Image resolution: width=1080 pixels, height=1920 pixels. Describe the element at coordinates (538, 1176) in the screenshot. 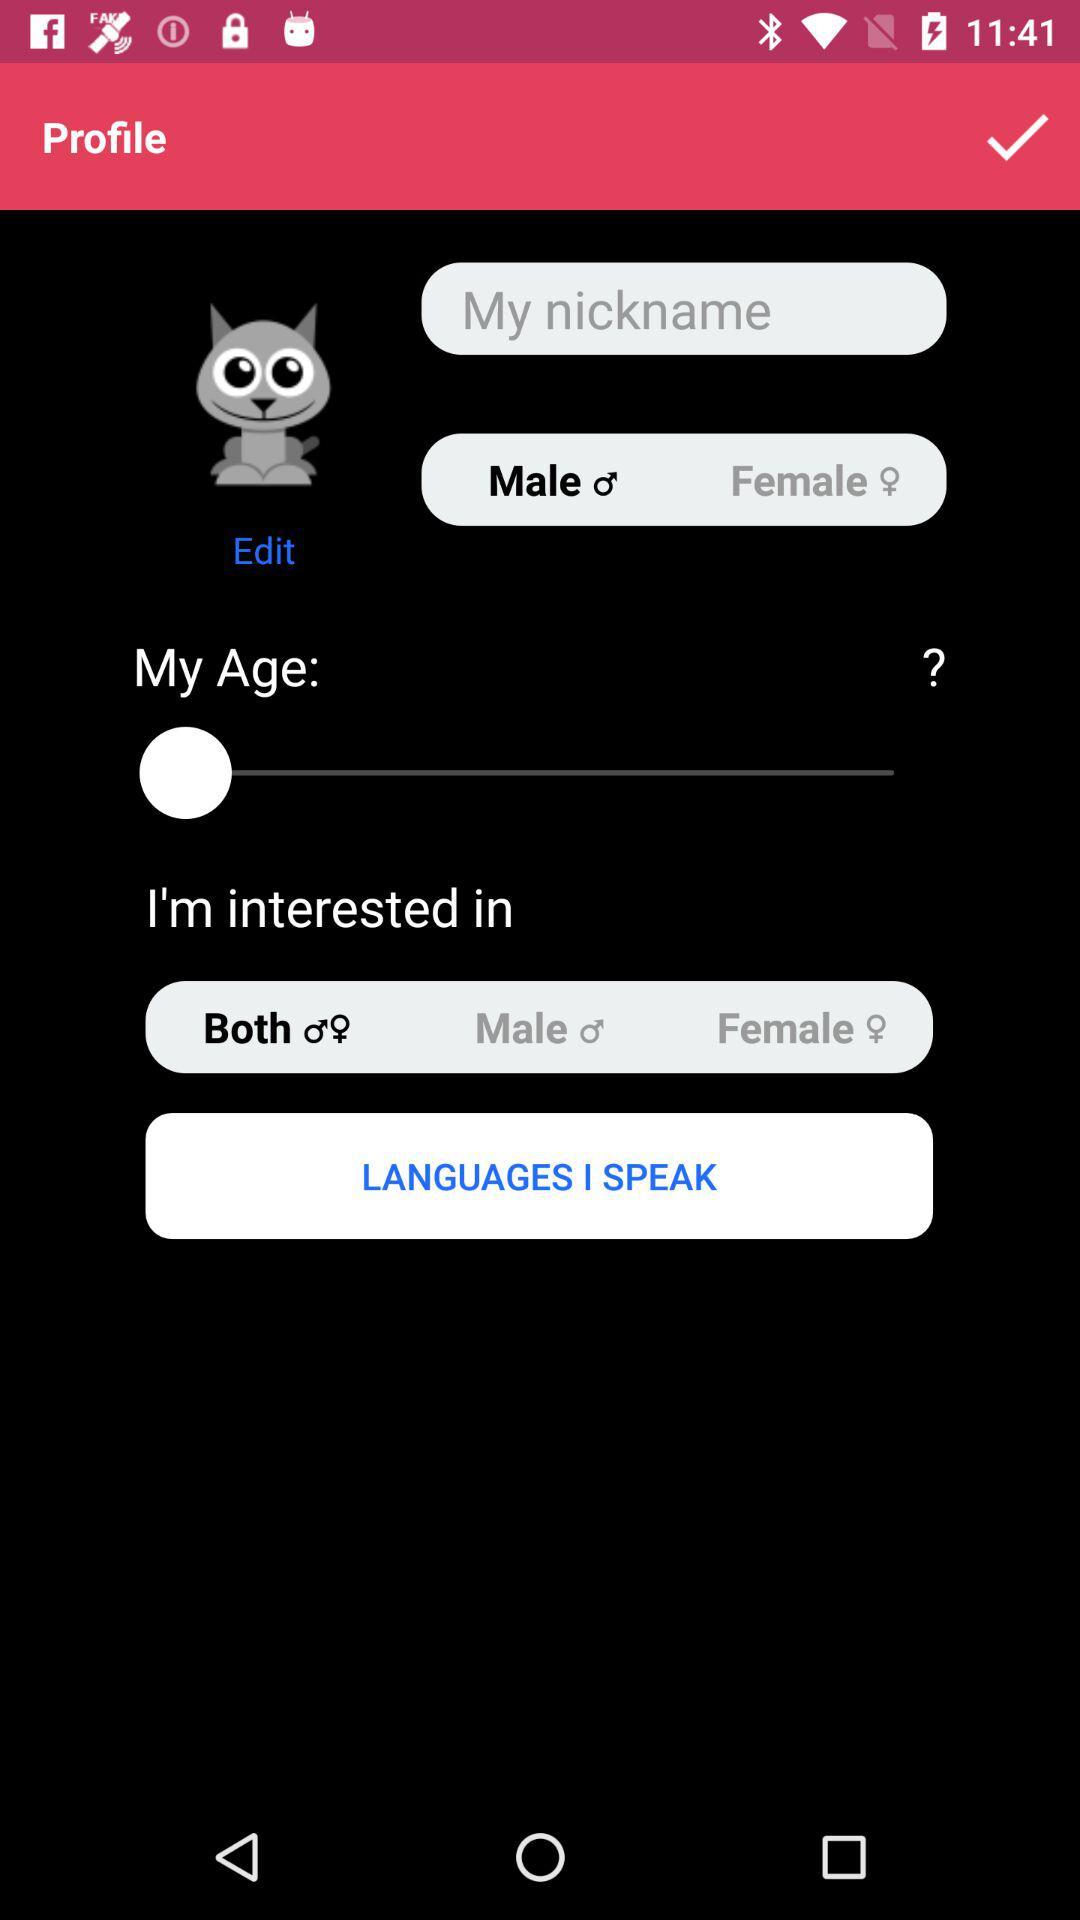

I see `the languages i speak` at that location.